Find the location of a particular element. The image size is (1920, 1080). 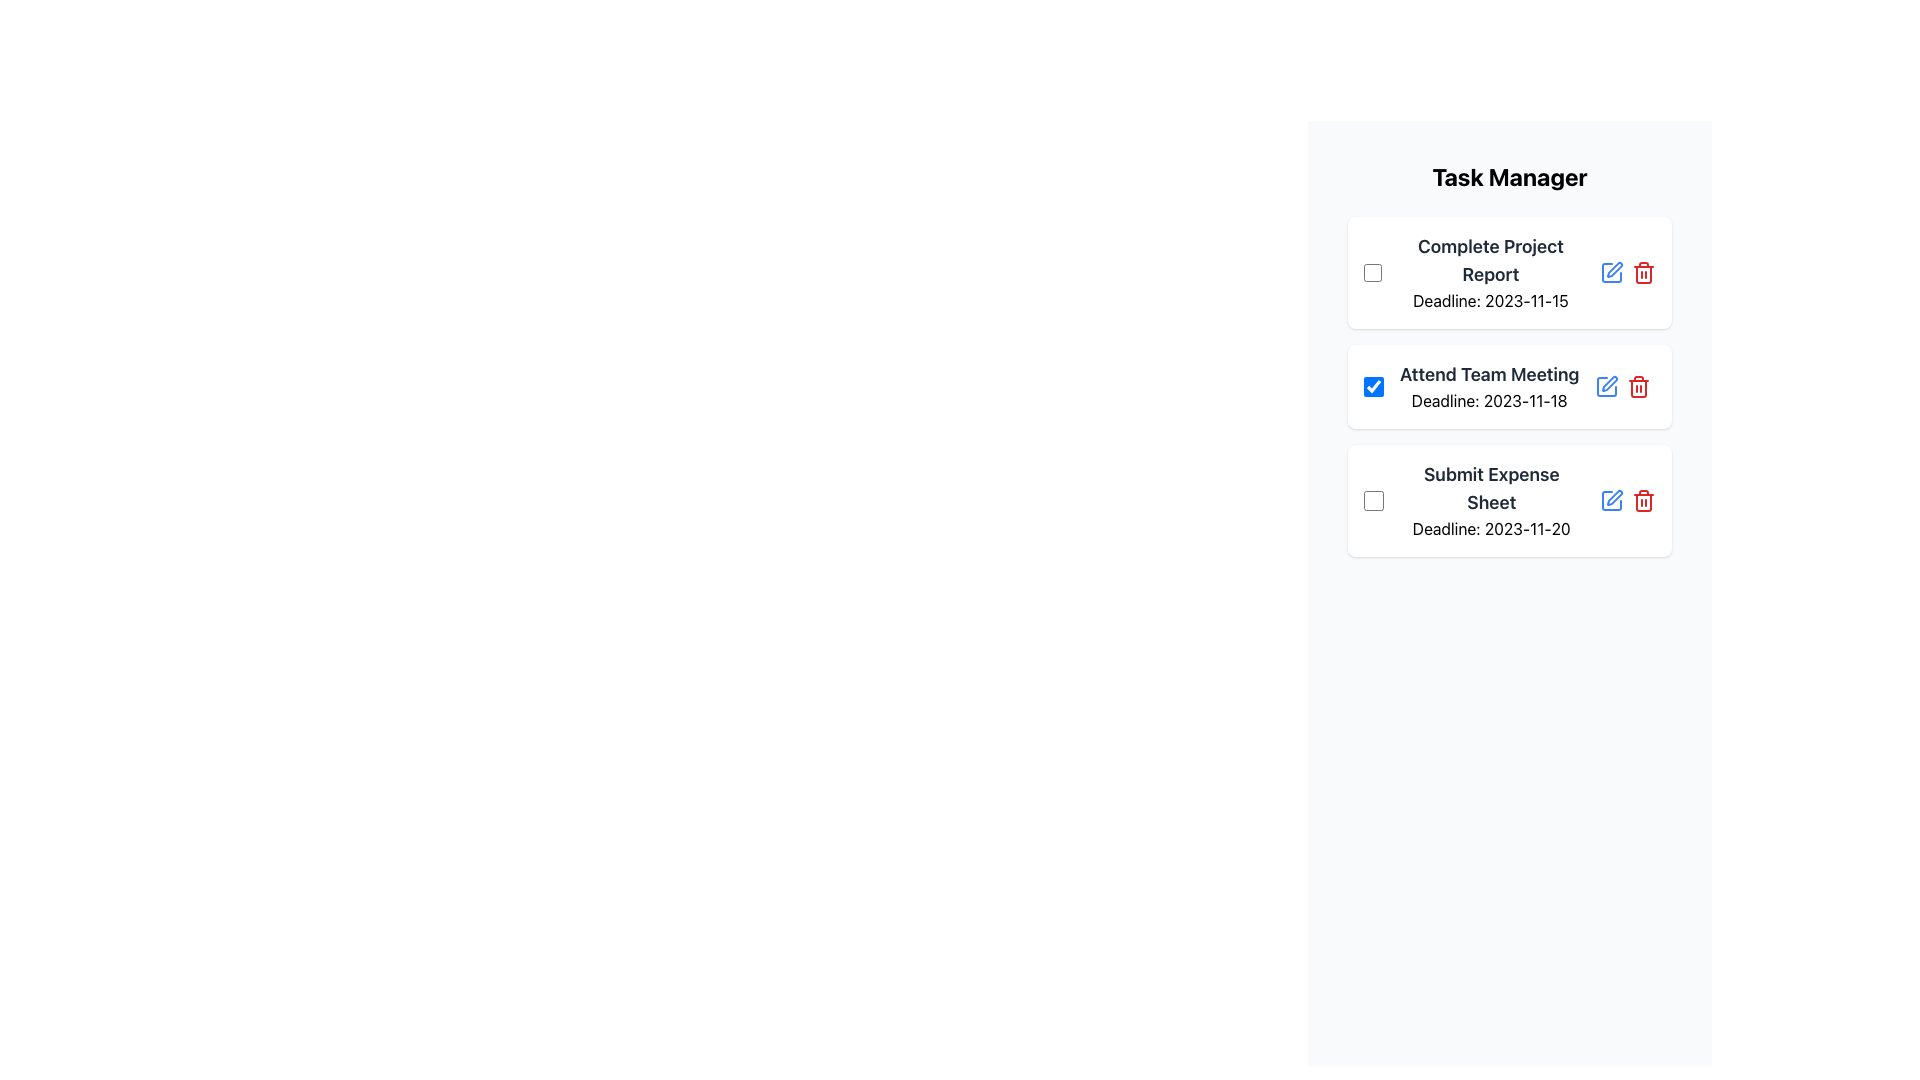

informative text displaying the deadline for the task 'Submit Expense Sheet', located in the bottom portion of the task's tile structure is located at coordinates (1491, 527).